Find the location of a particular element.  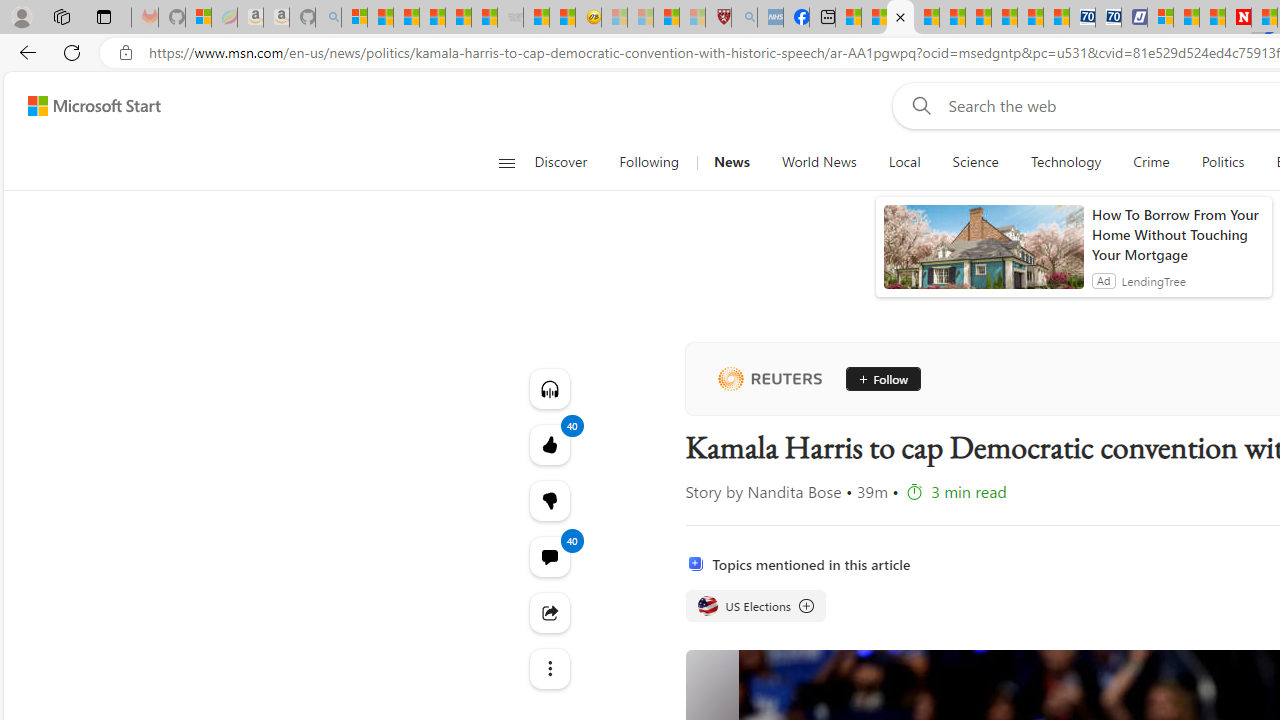

'Follow' is located at coordinates (876, 379).